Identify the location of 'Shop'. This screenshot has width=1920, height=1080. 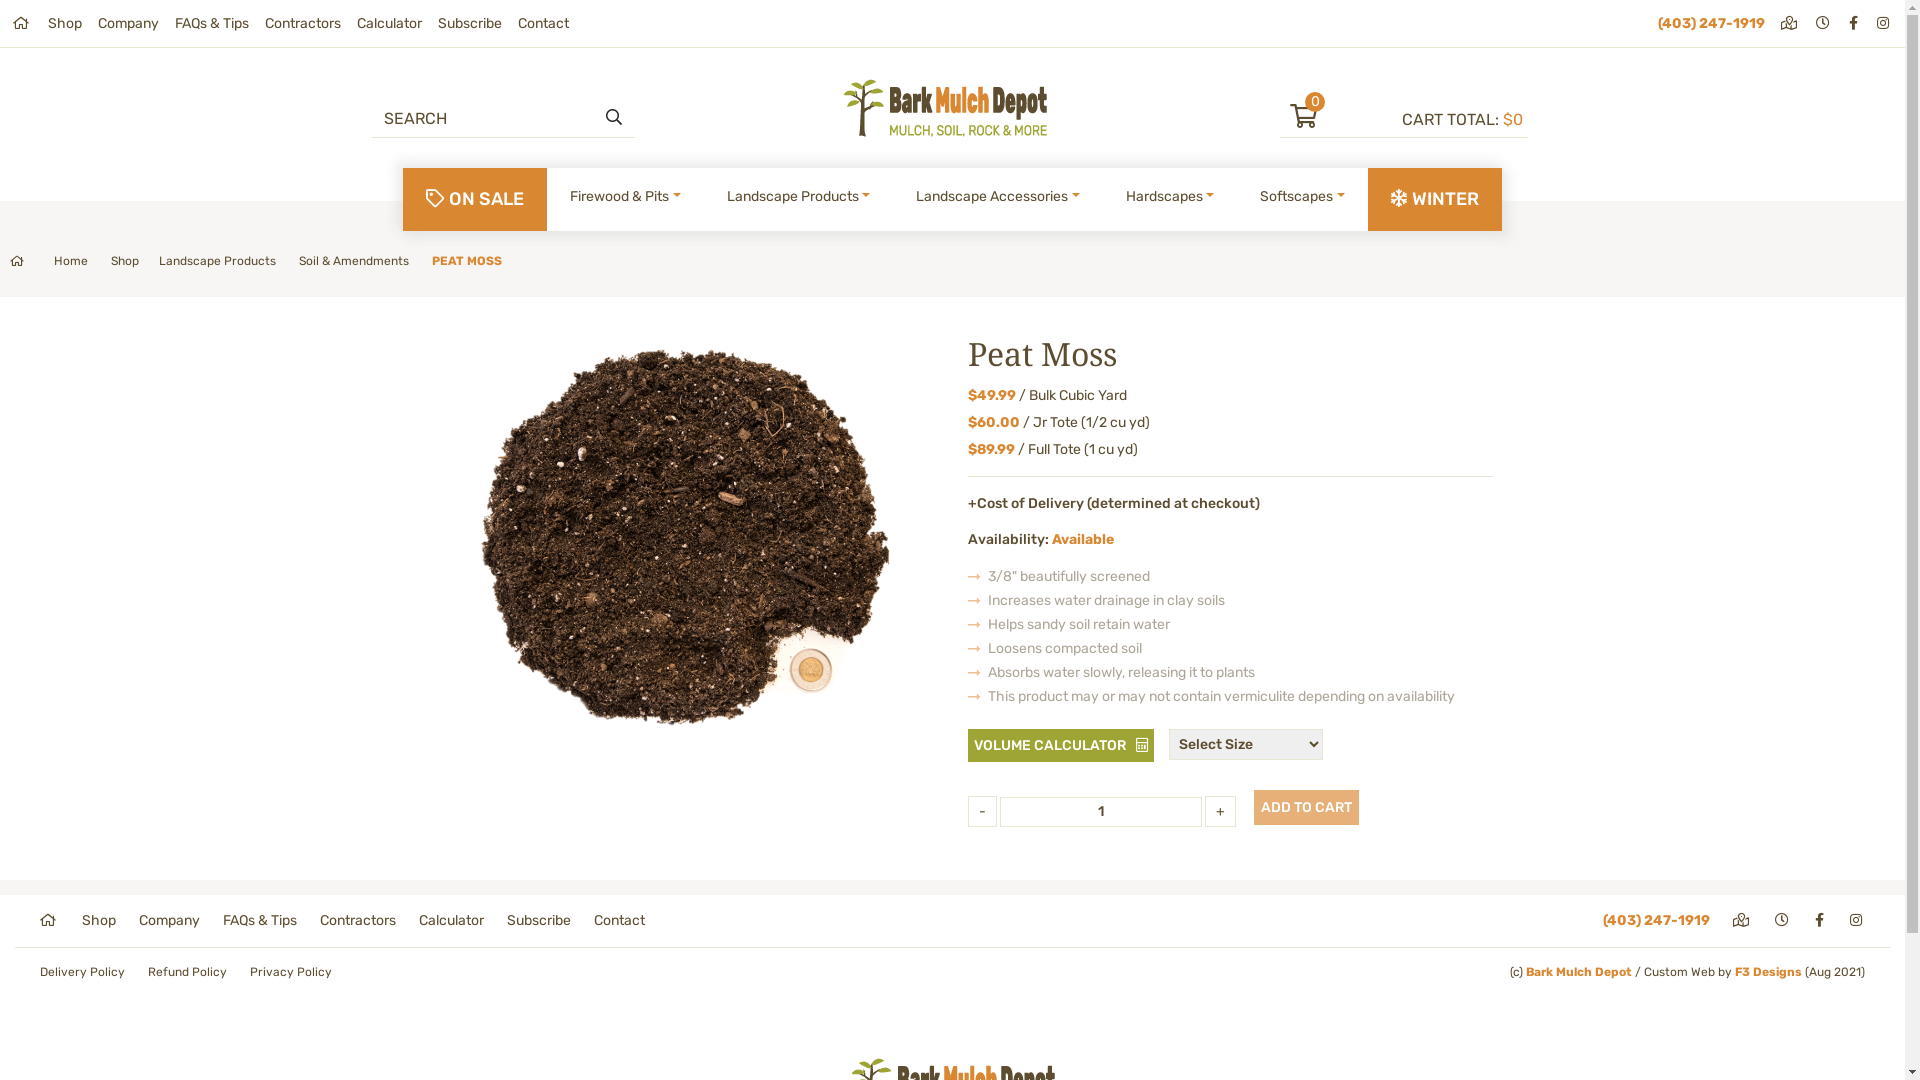
(80, 920).